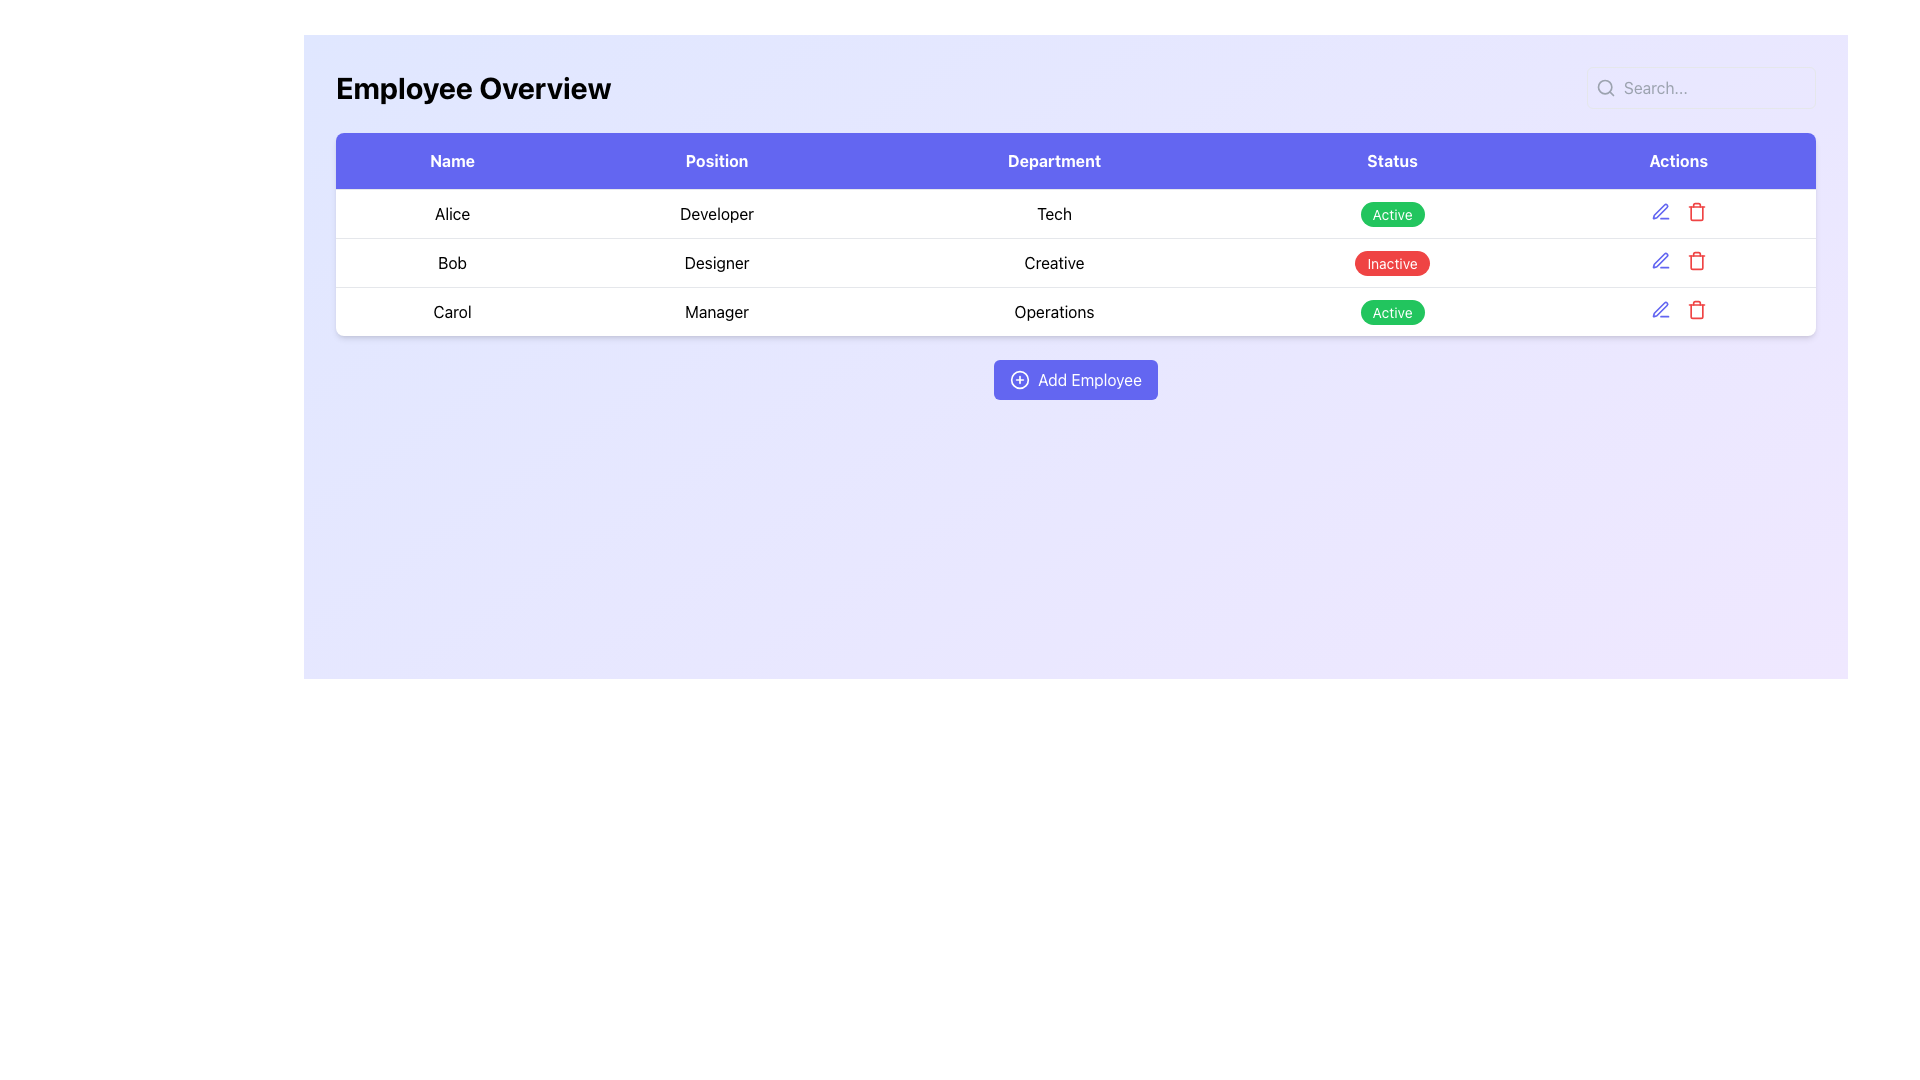 The height and width of the screenshot is (1080, 1920). I want to click on the table header cell labeled 'Position', which is the second cell in a row of header cells, featuring a bold white font on an indigo background, so click(717, 160).